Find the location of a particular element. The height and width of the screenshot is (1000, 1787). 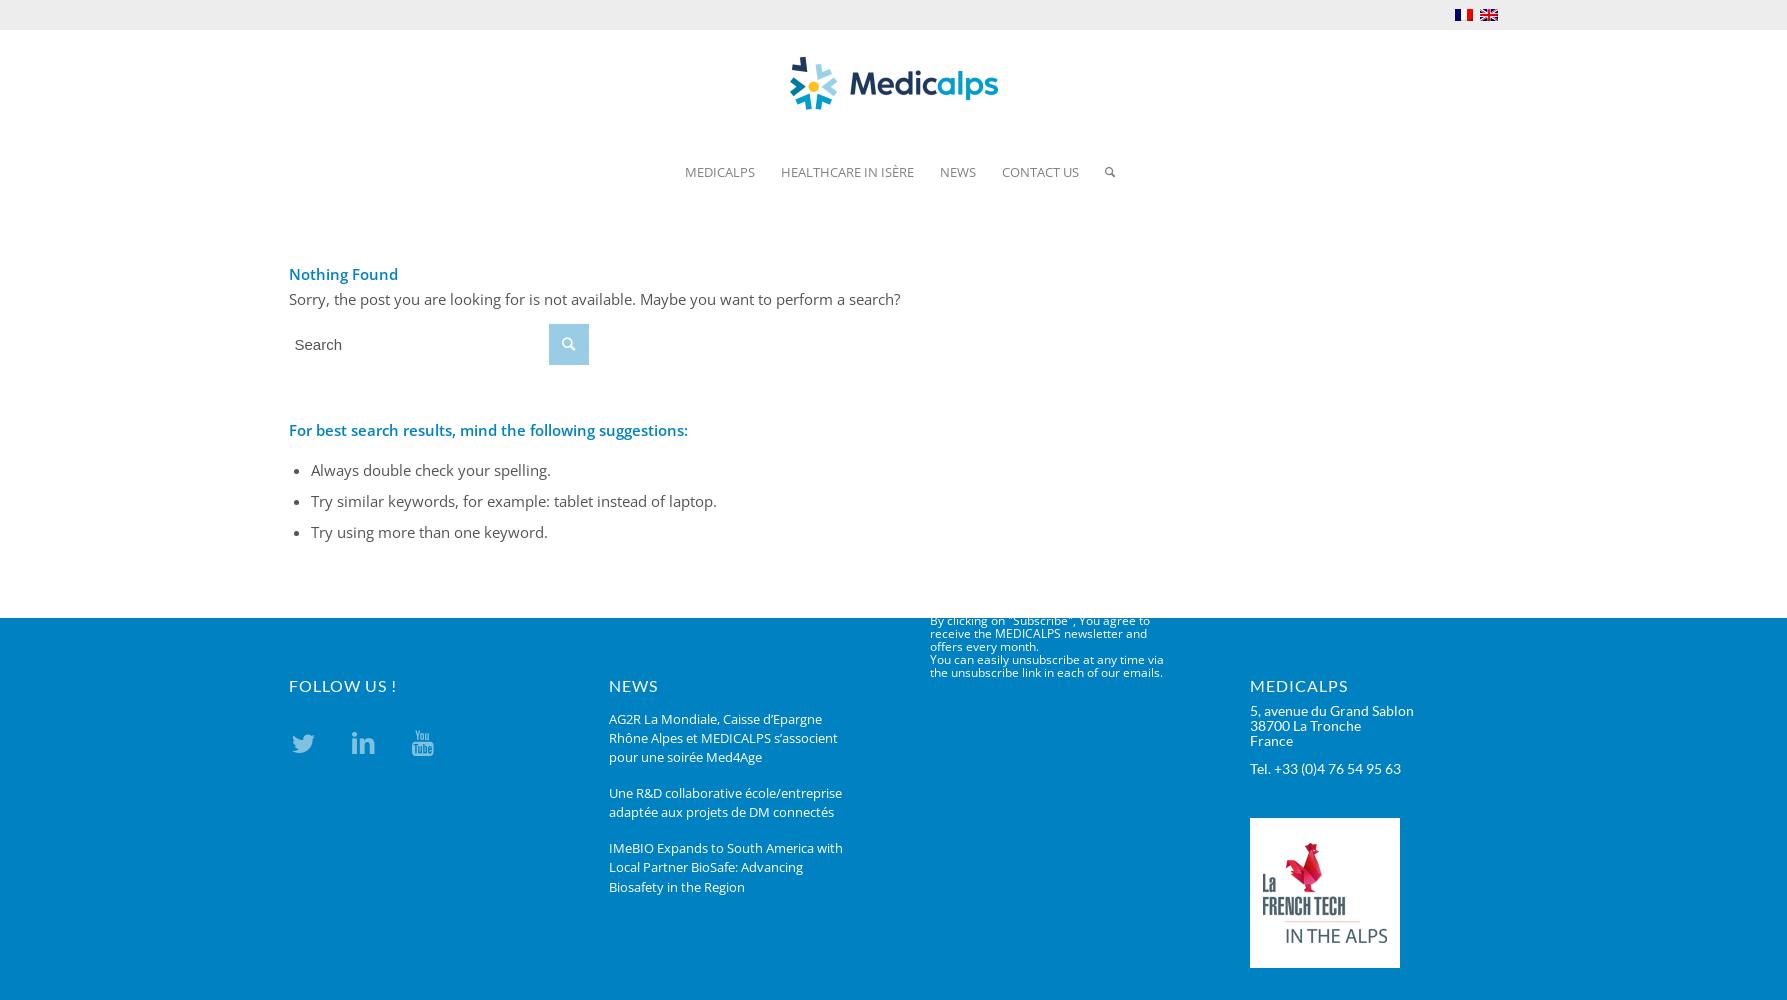

'FOLLOW US !' is located at coordinates (341, 685).